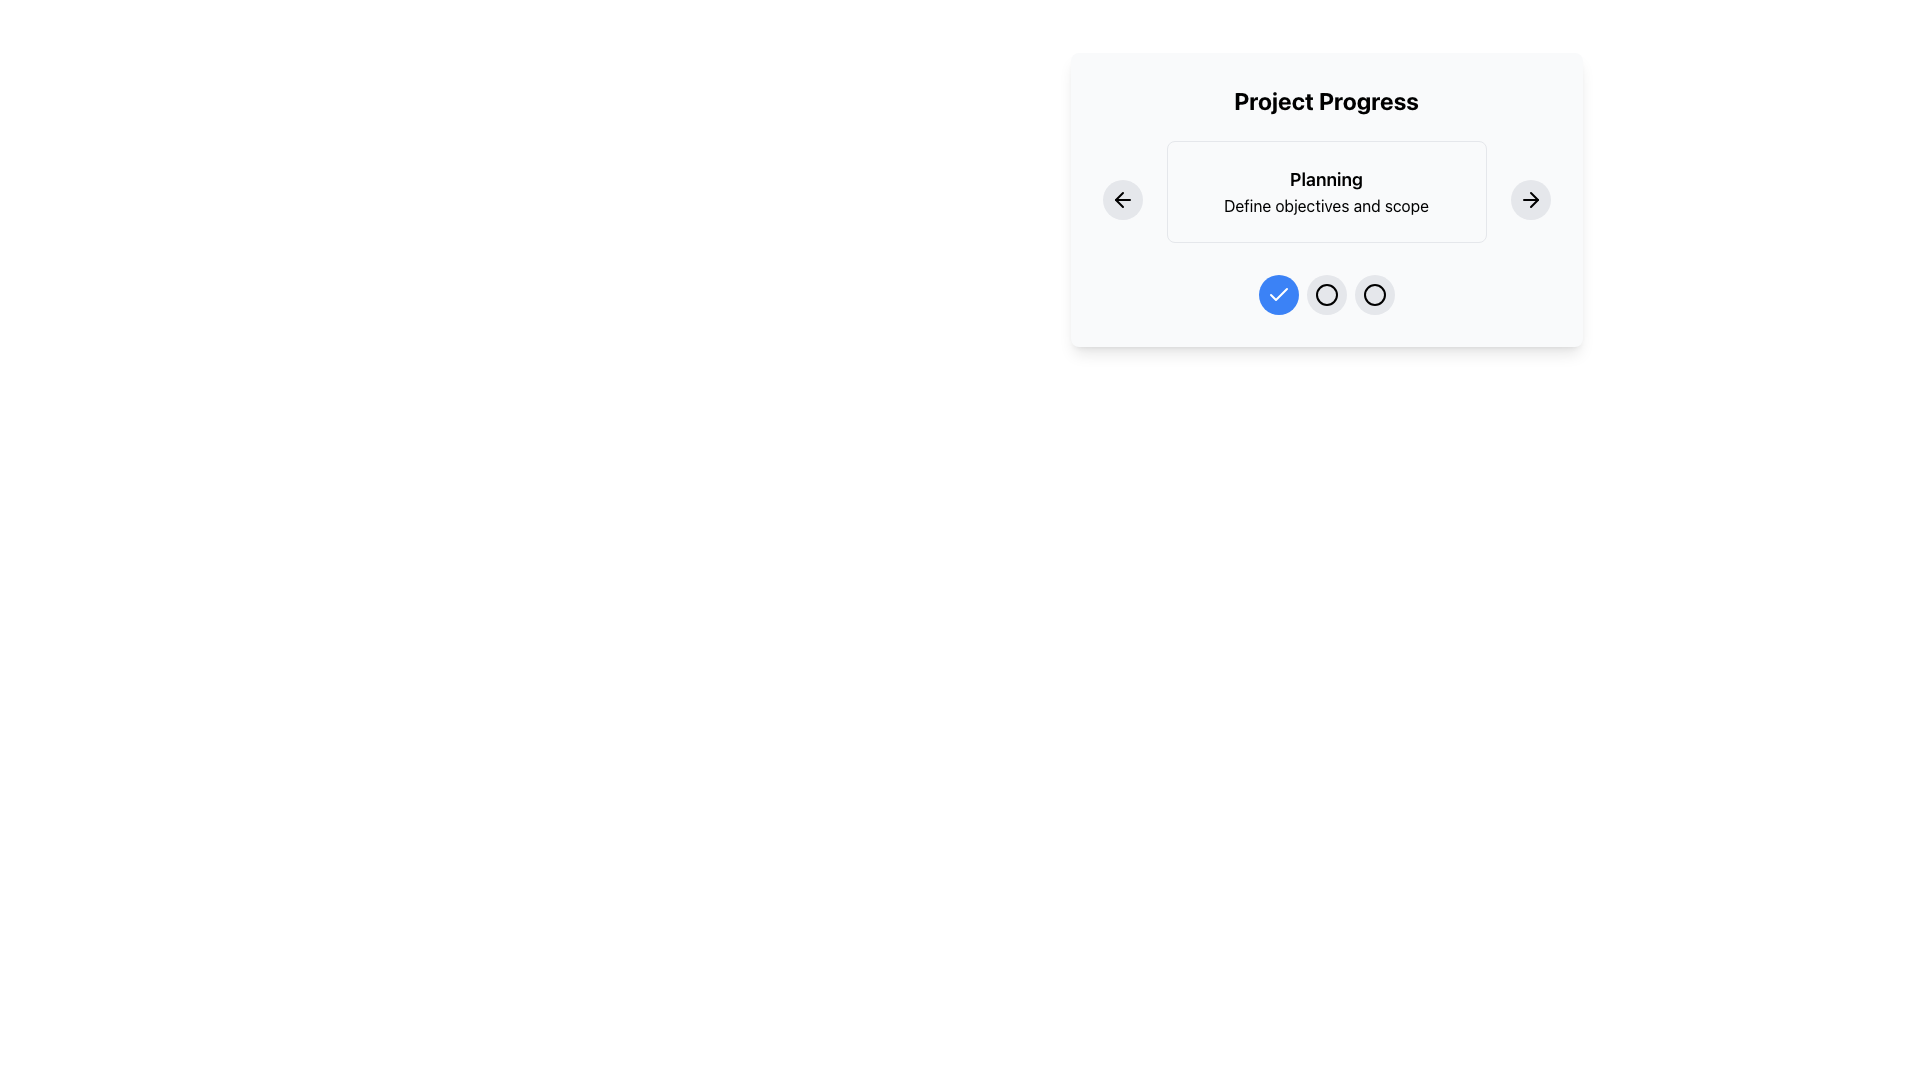 The height and width of the screenshot is (1080, 1920). Describe the element at coordinates (1277, 294) in the screenshot. I see `the blue circular icon with a white checkmark` at that location.